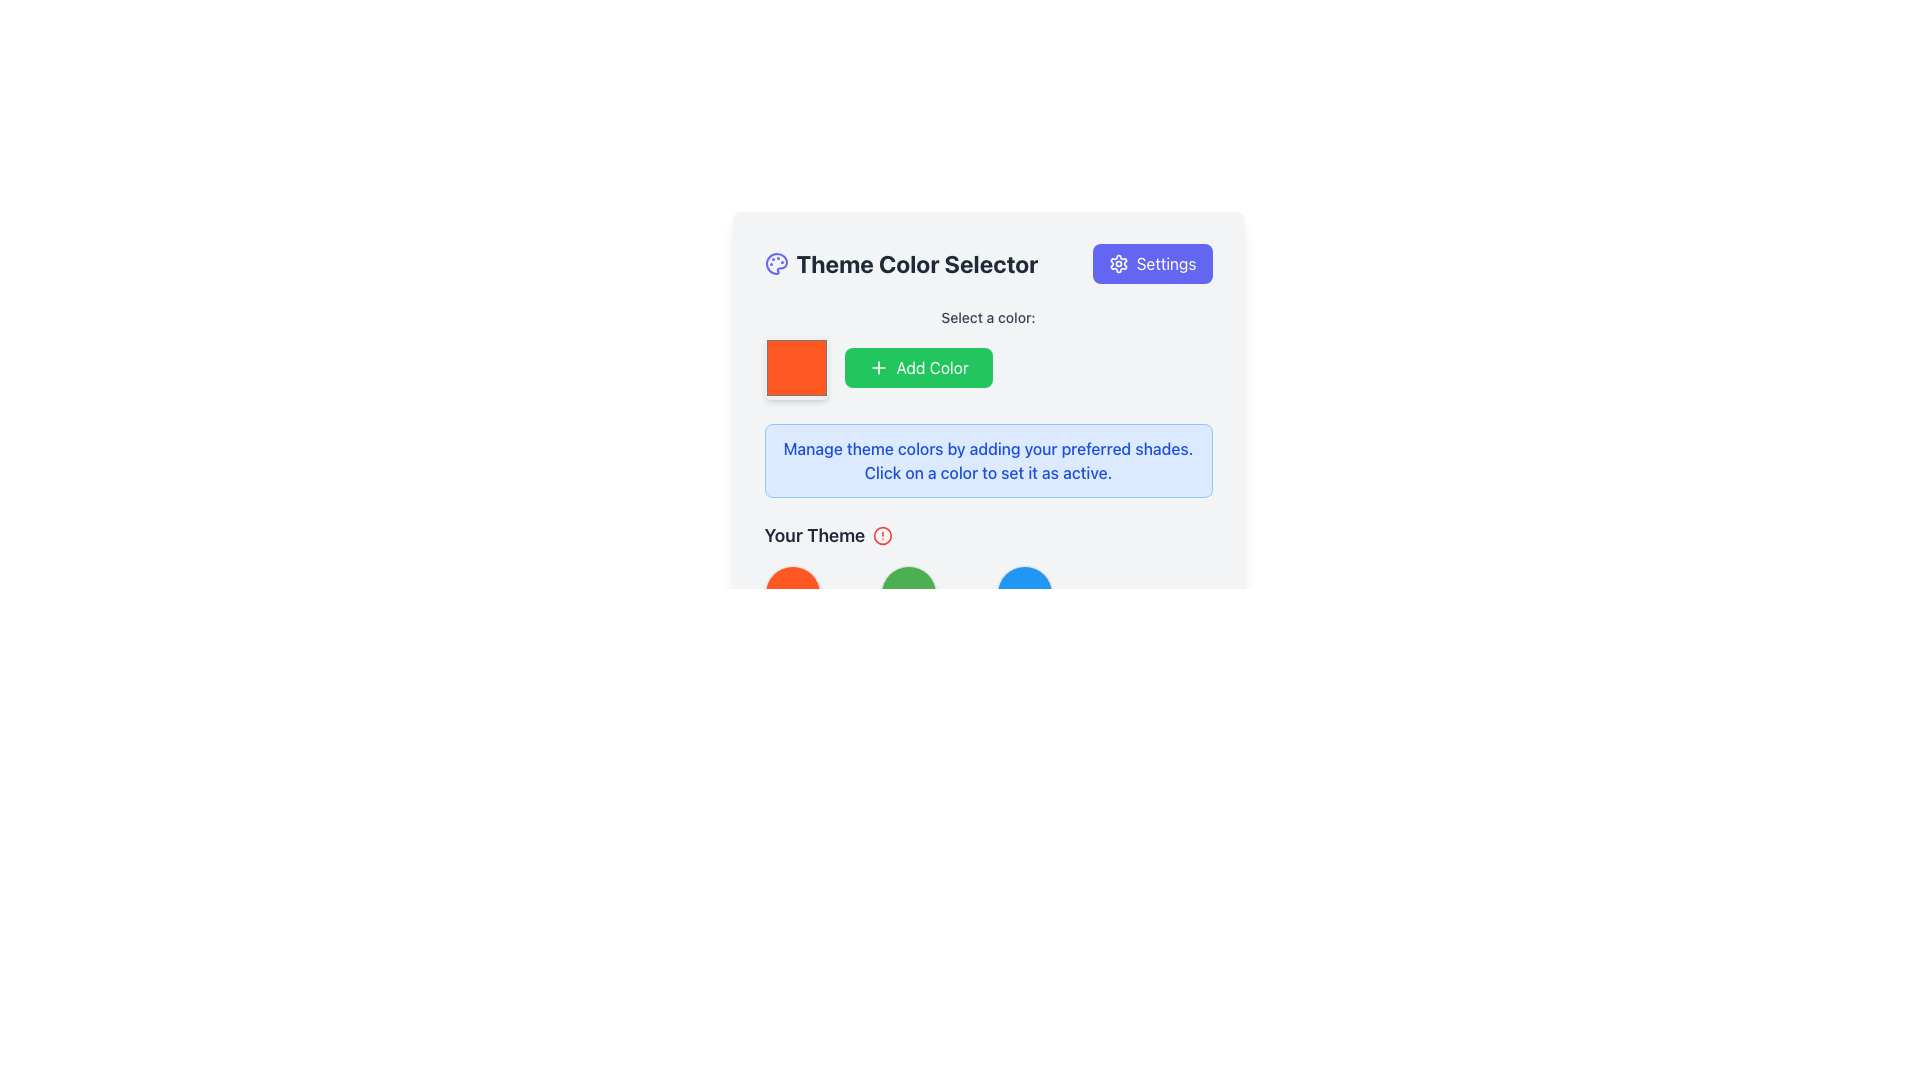 The height and width of the screenshot is (1080, 1920). I want to click on the text heading labeled 'Theme Color Selector' which is styled with a bold, large black font and includes a palette icon to its left, located prominently at the top of the settings section, so click(900, 262).